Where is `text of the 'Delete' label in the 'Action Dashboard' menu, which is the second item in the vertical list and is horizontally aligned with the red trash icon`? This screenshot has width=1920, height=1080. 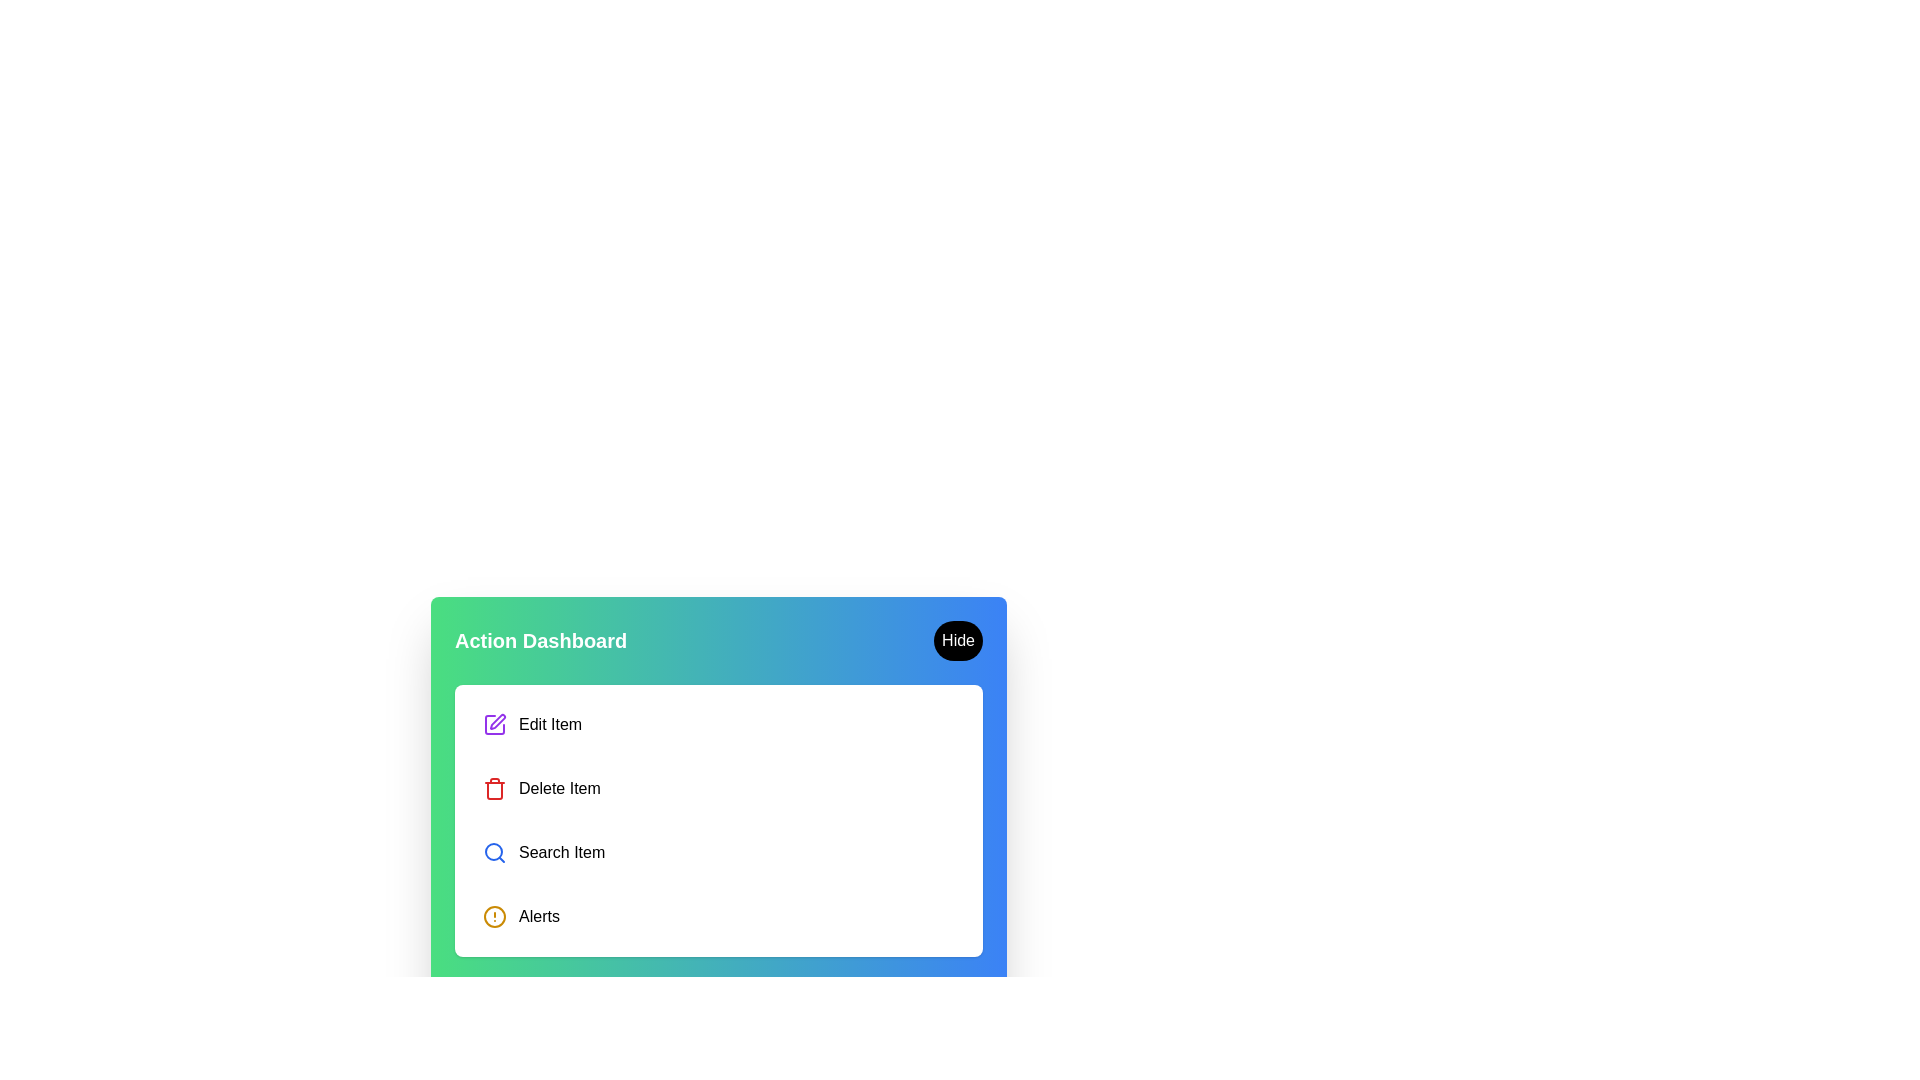 text of the 'Delete' label in the 'Action Dashboard' menu, which is the second item in the vertical list and is horizontally aligned with the red trash icon is located at coordinates (559, 788).